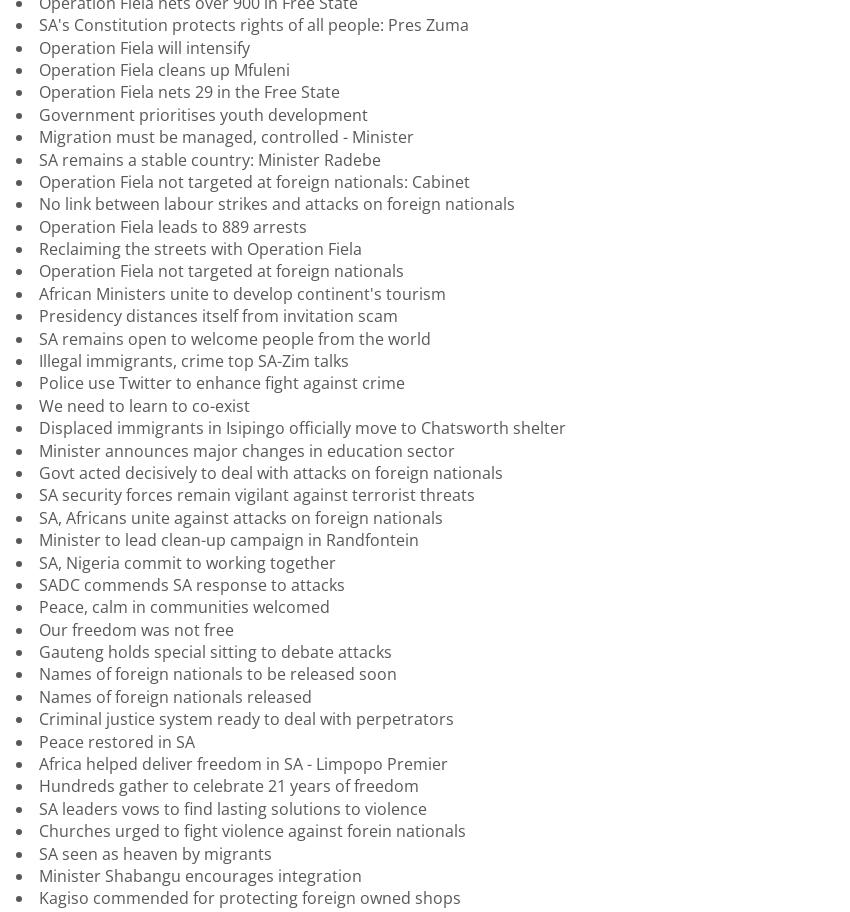 This screenshot has height=912, width=850. Describe the element at coordinates (243, 763) in the screenshot. I see `'Africa helped deliver freedom in SA - Limpopo Premier'` at that location.